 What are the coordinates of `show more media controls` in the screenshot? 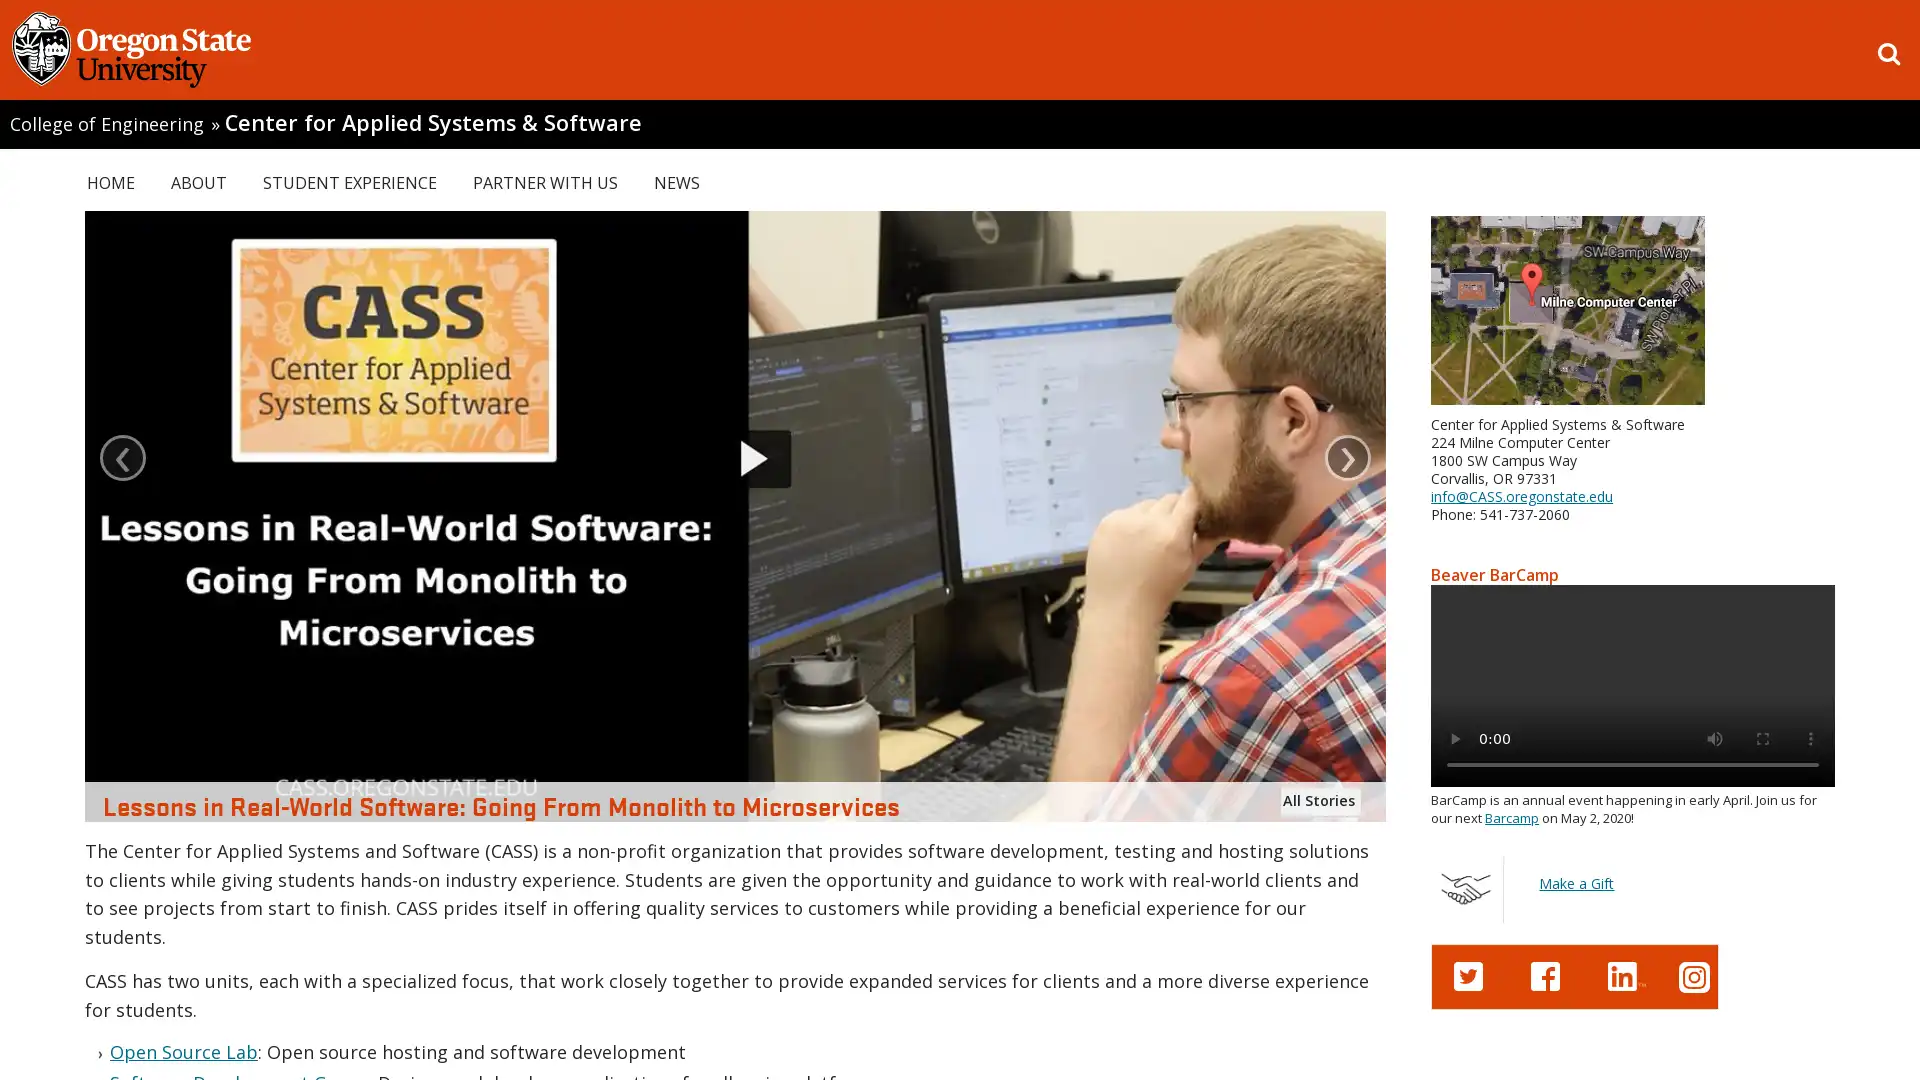 It's located at (1809, 737).